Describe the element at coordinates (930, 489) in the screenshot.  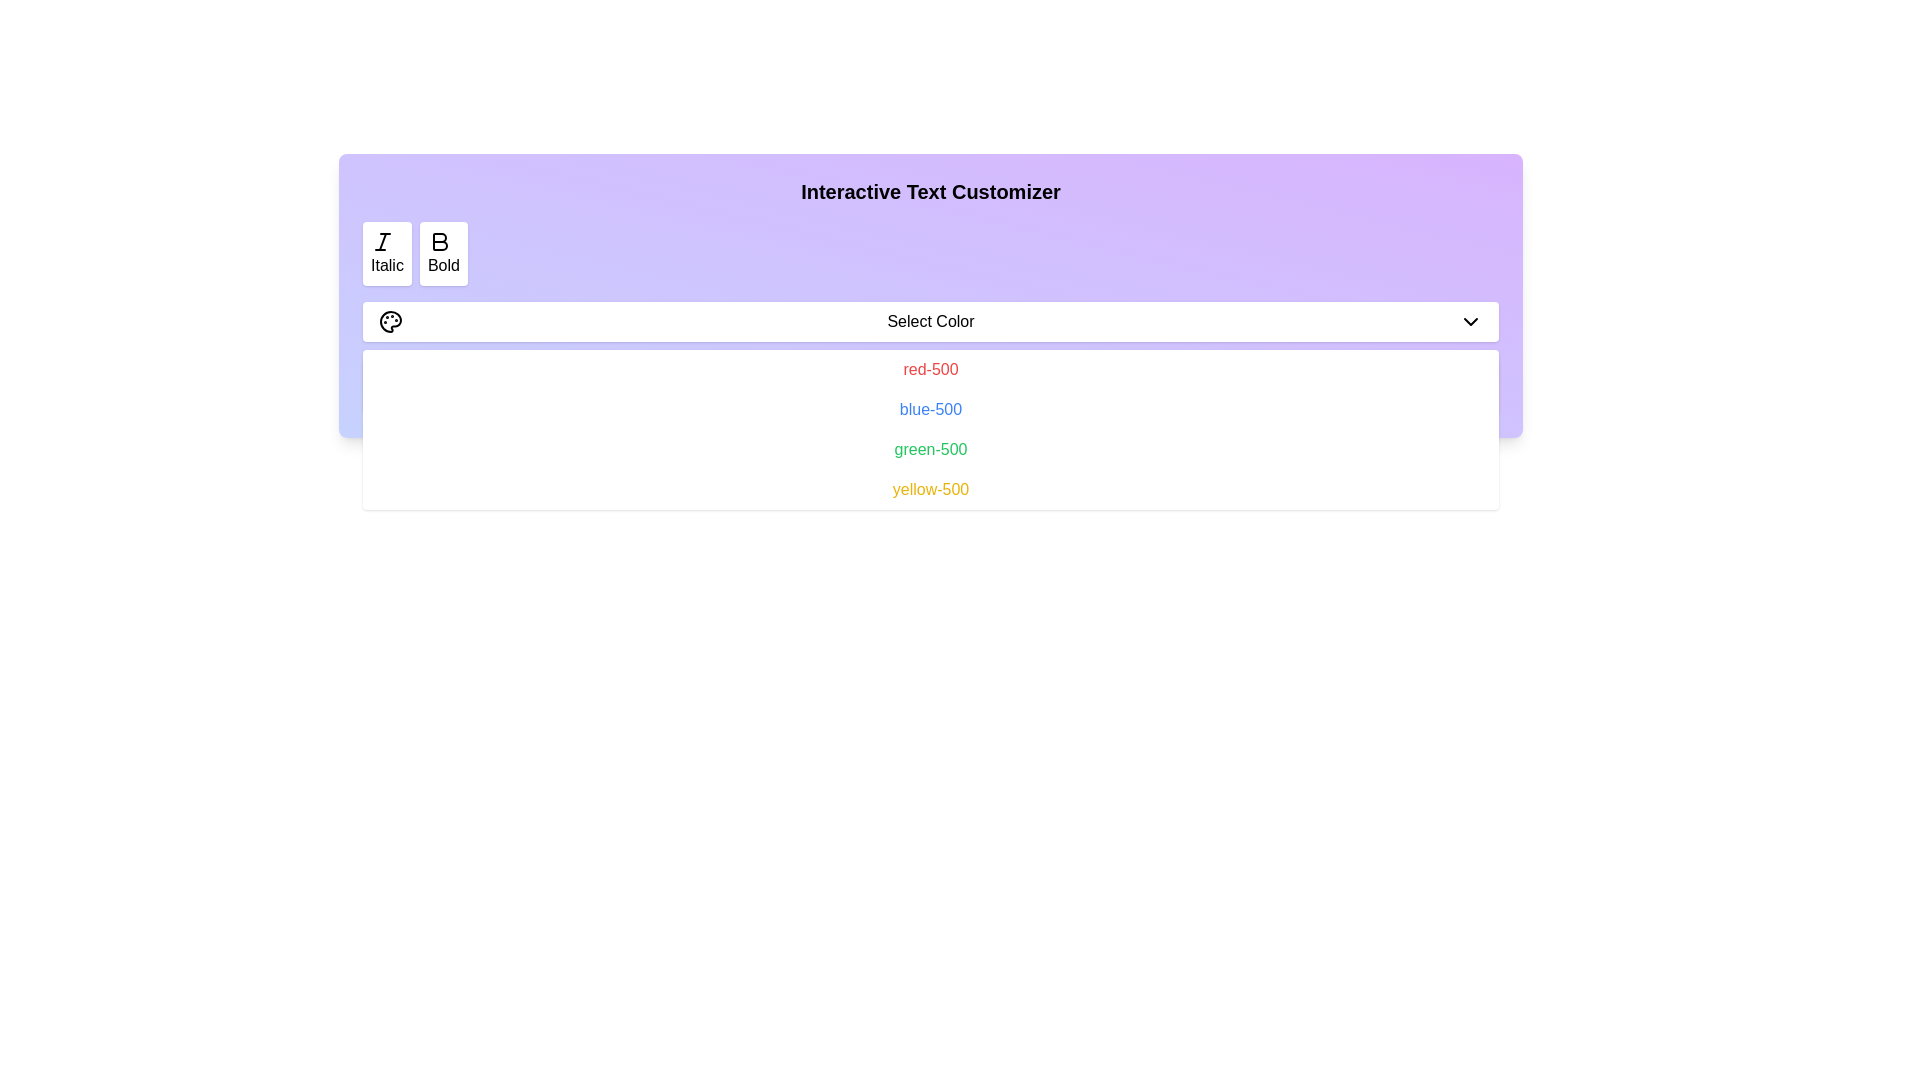
I see `the selectable text option indicating the color yellow-500 within the dropdown menu, which is the fourth entry below red-500, blue-500, and green-500` at that location.